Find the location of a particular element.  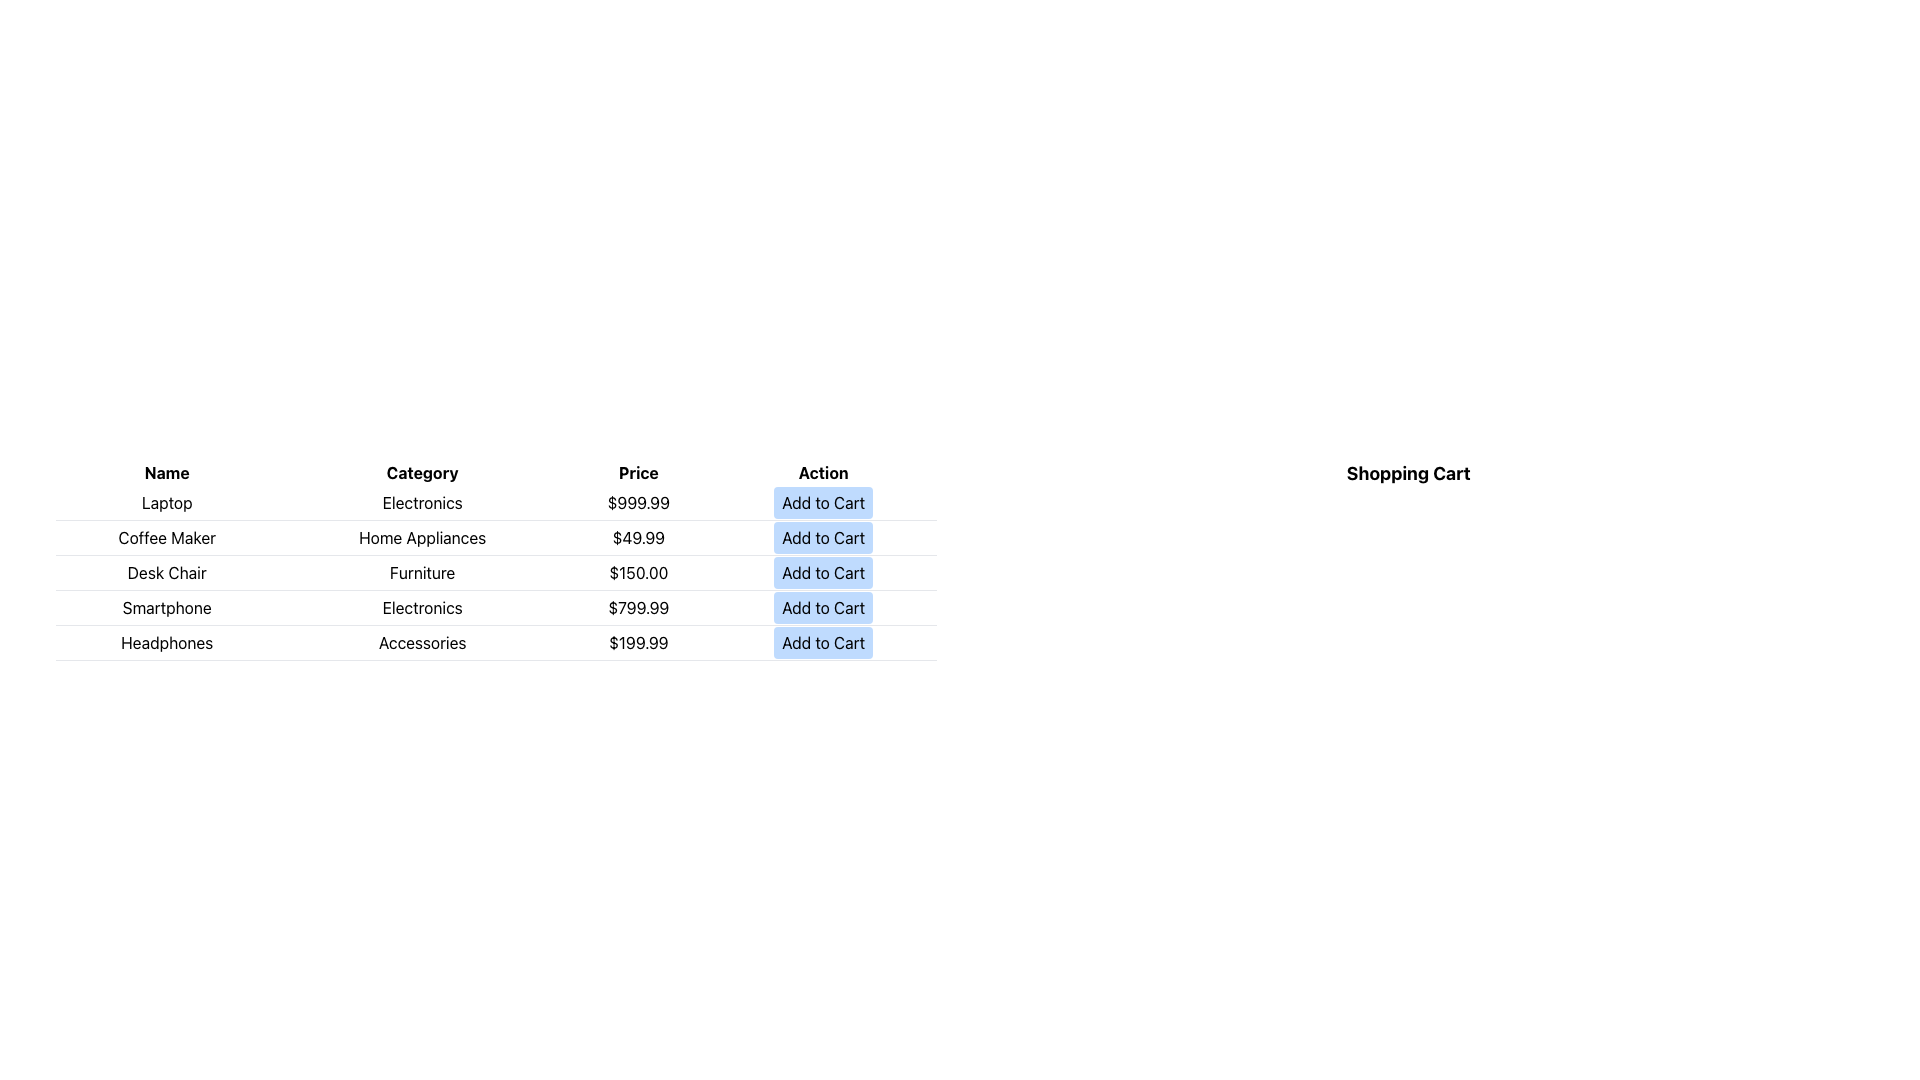

the 'Accessories' text label located in the last row of the table under the 'Category' column is located at coordinates (421, 643).